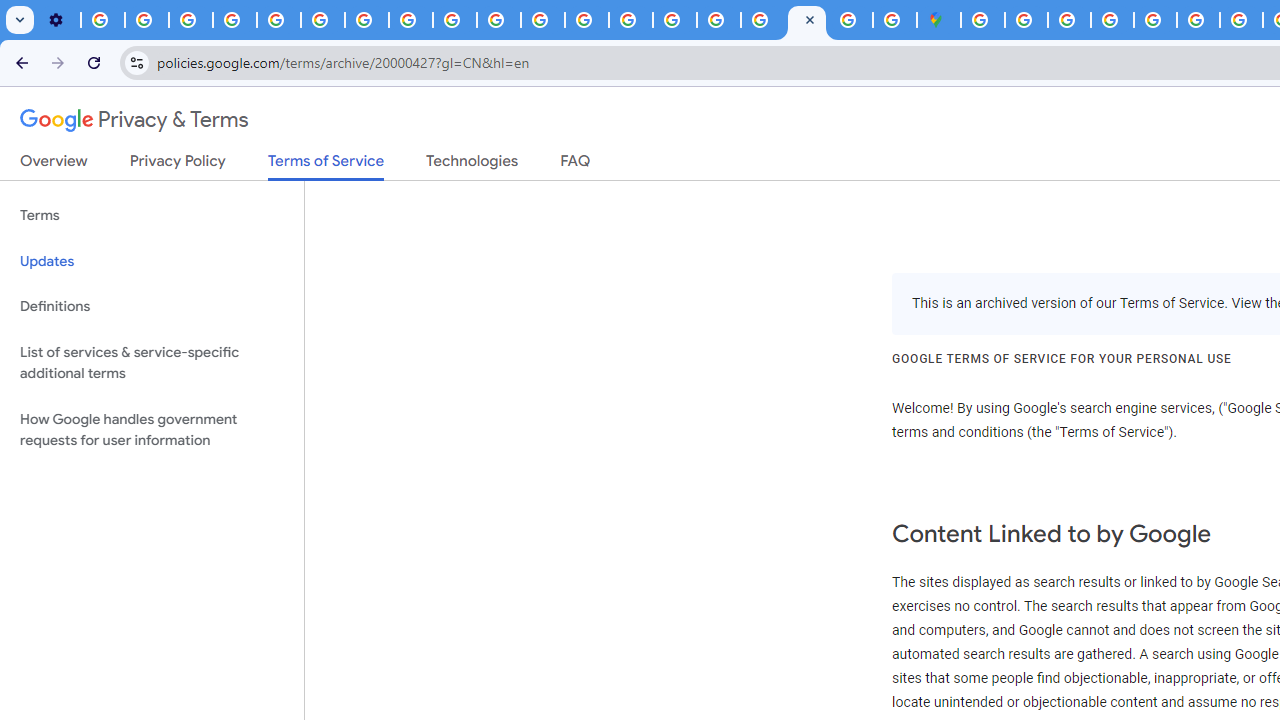 This screenshot has height=720, width=1280. I want to click on 'Sign in - Google Accounts', so click(1026, 20).